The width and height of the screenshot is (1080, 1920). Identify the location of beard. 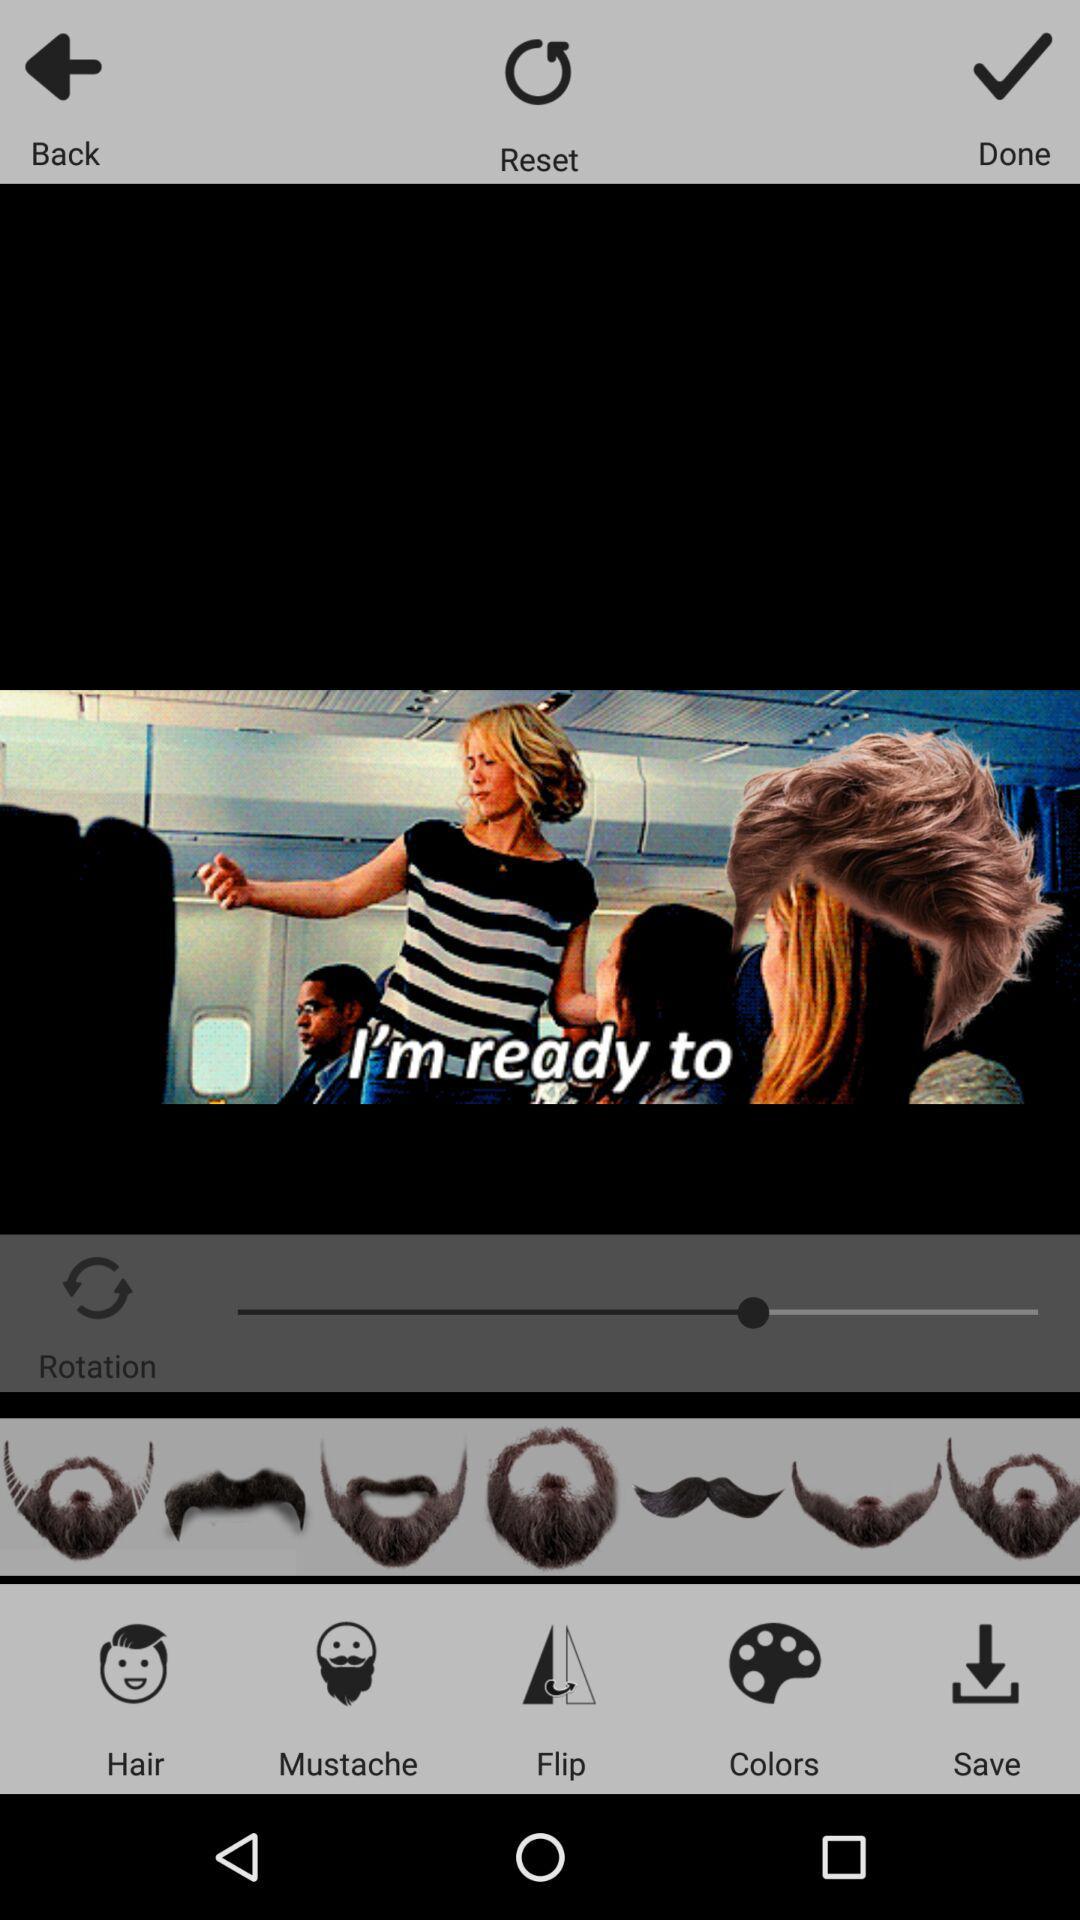
(1012, 1497).